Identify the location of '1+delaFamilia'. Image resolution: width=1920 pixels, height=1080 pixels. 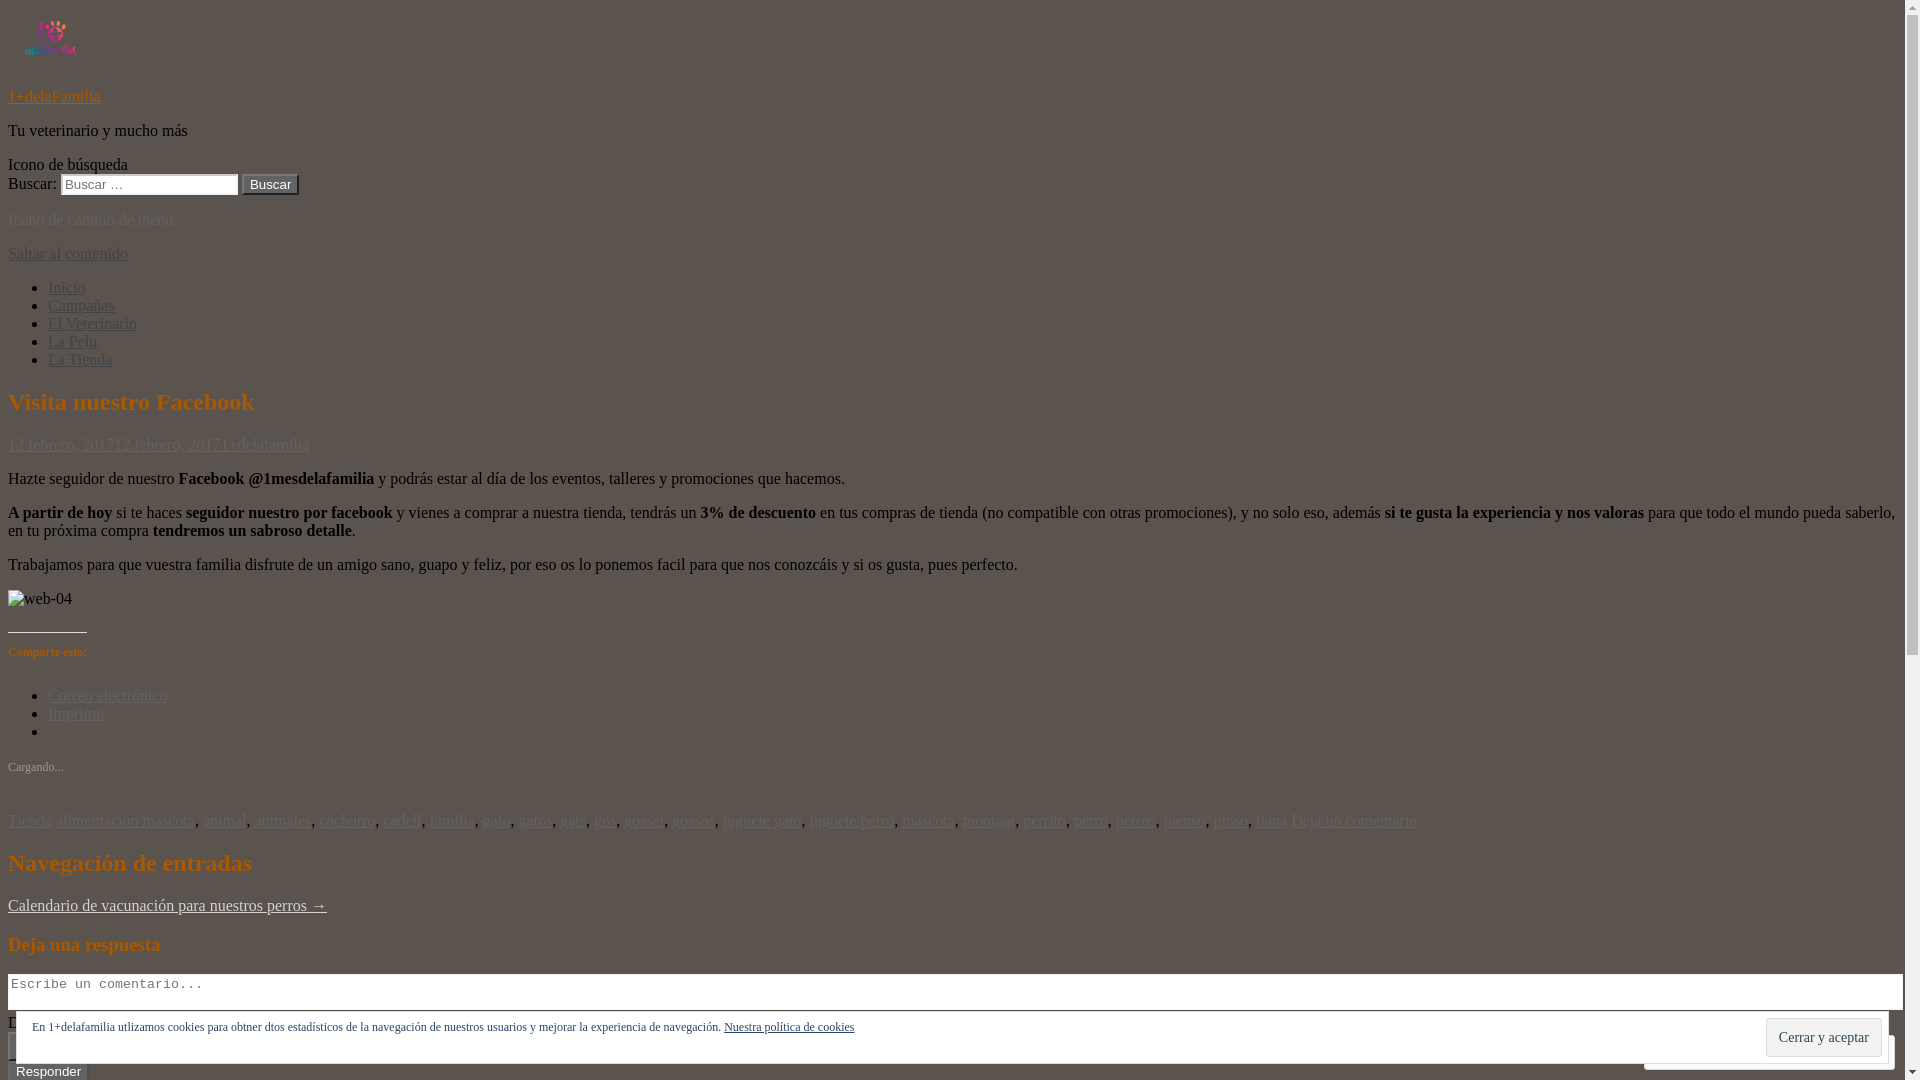
(54, 96).